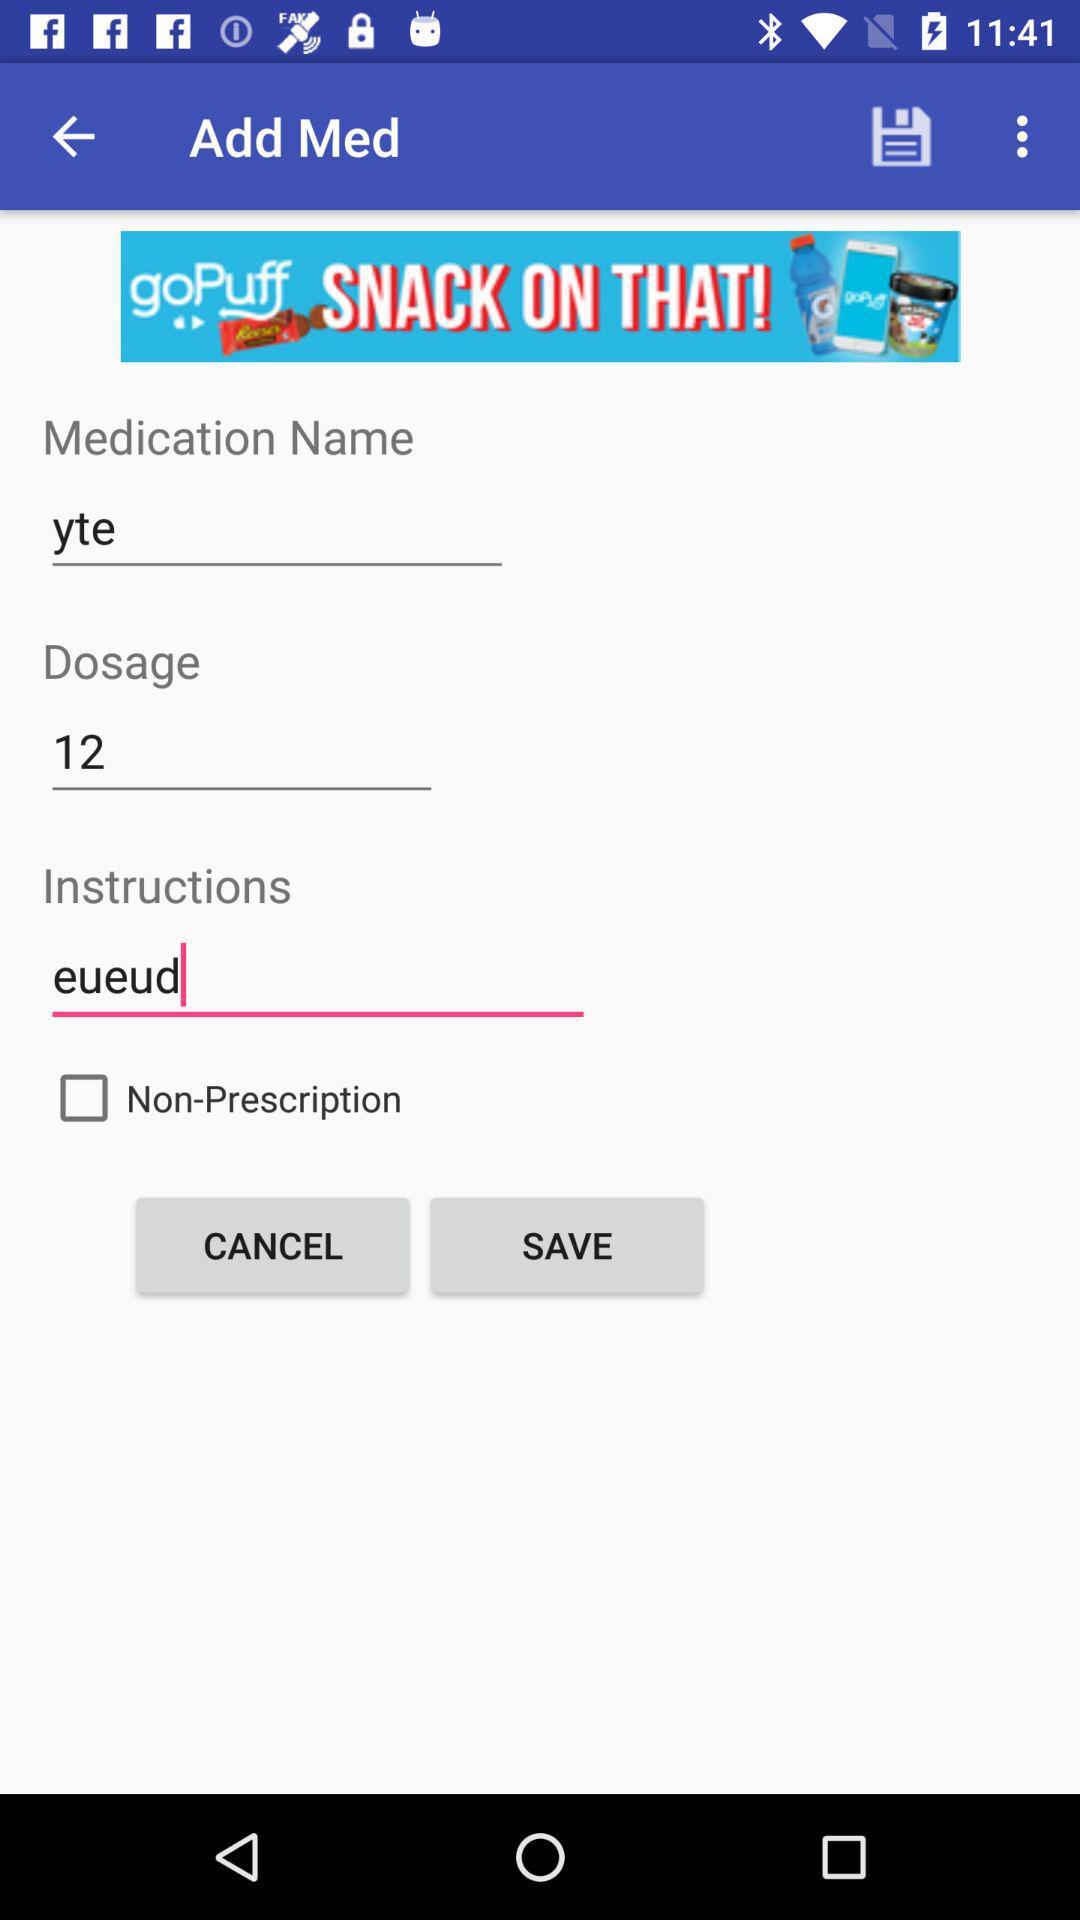 Image resolution: width=1080 pixels, height=1920 pixels. What do you see at coordinates (540, 295) in the screenshot?
I see `advertisement` at bounding box center [540, 295].